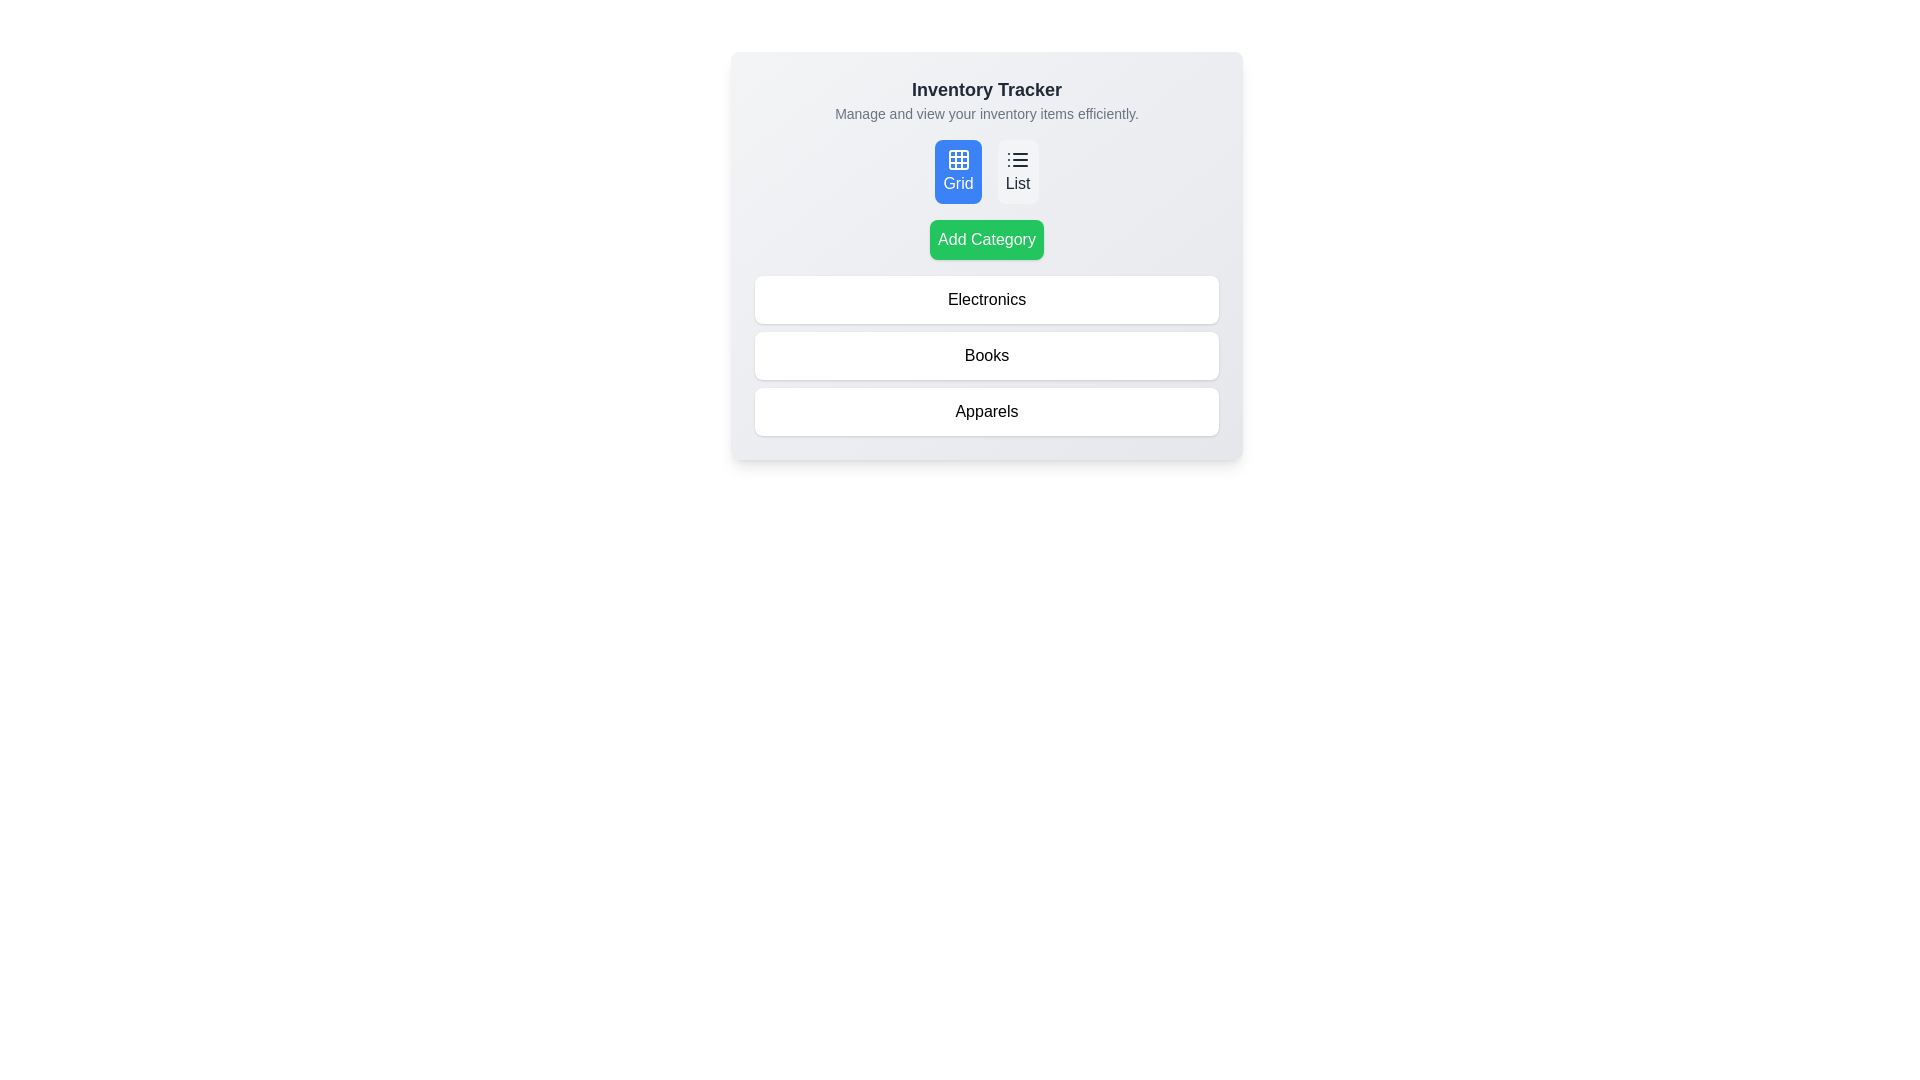 The height and width of the screenshot is (1080, 1920). I want to click on the text element that serves as a description for the Inventory Tracker feature, positioned directly below the main title 'Inventory Tracker', so click(987, 114).